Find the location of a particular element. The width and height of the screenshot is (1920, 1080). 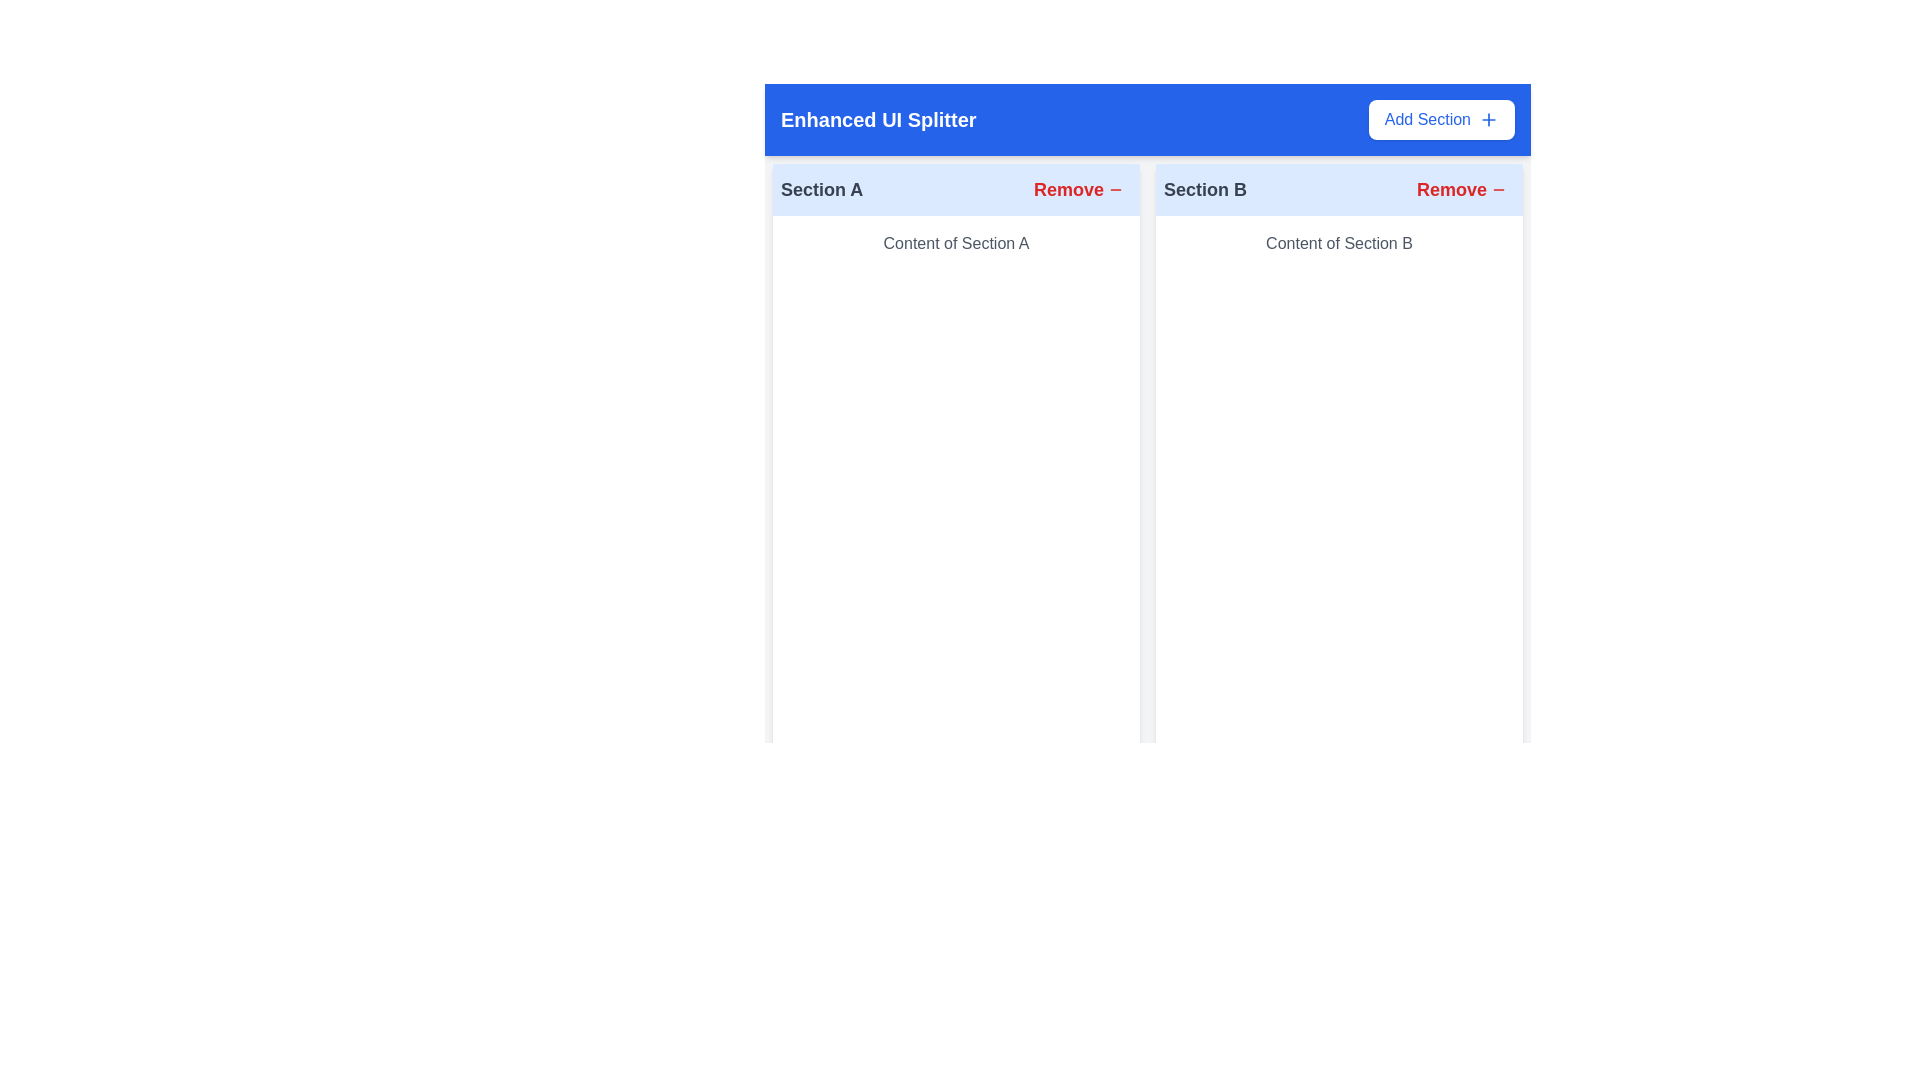

the 'Remove' icon located at the top right of 'Section B' to visually indicate the action of removing or deleting the associated section is located at coordinates (1498, 189).